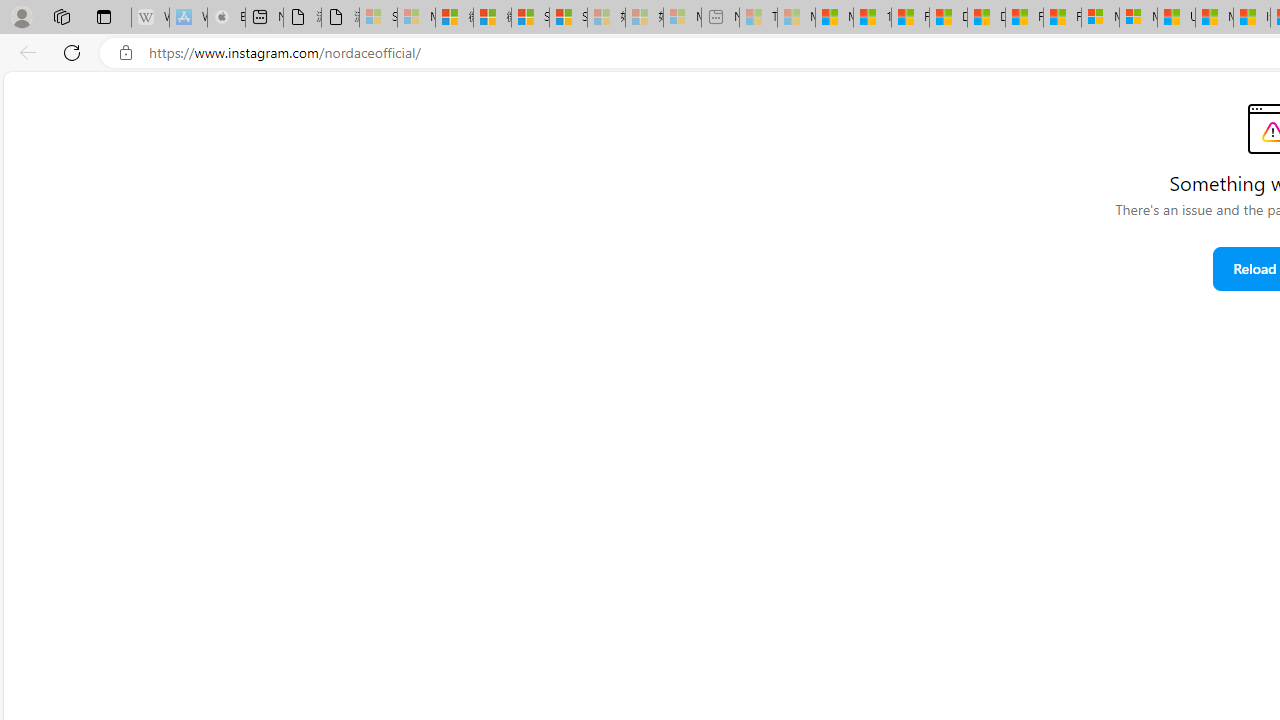 This screenshot has width=1280, height=720. What do you see at coordinates (986, 17) in the screenshot?
I see `'Drinking tea every day is proven to delay biological aging'` at bounding box center [986, 17].